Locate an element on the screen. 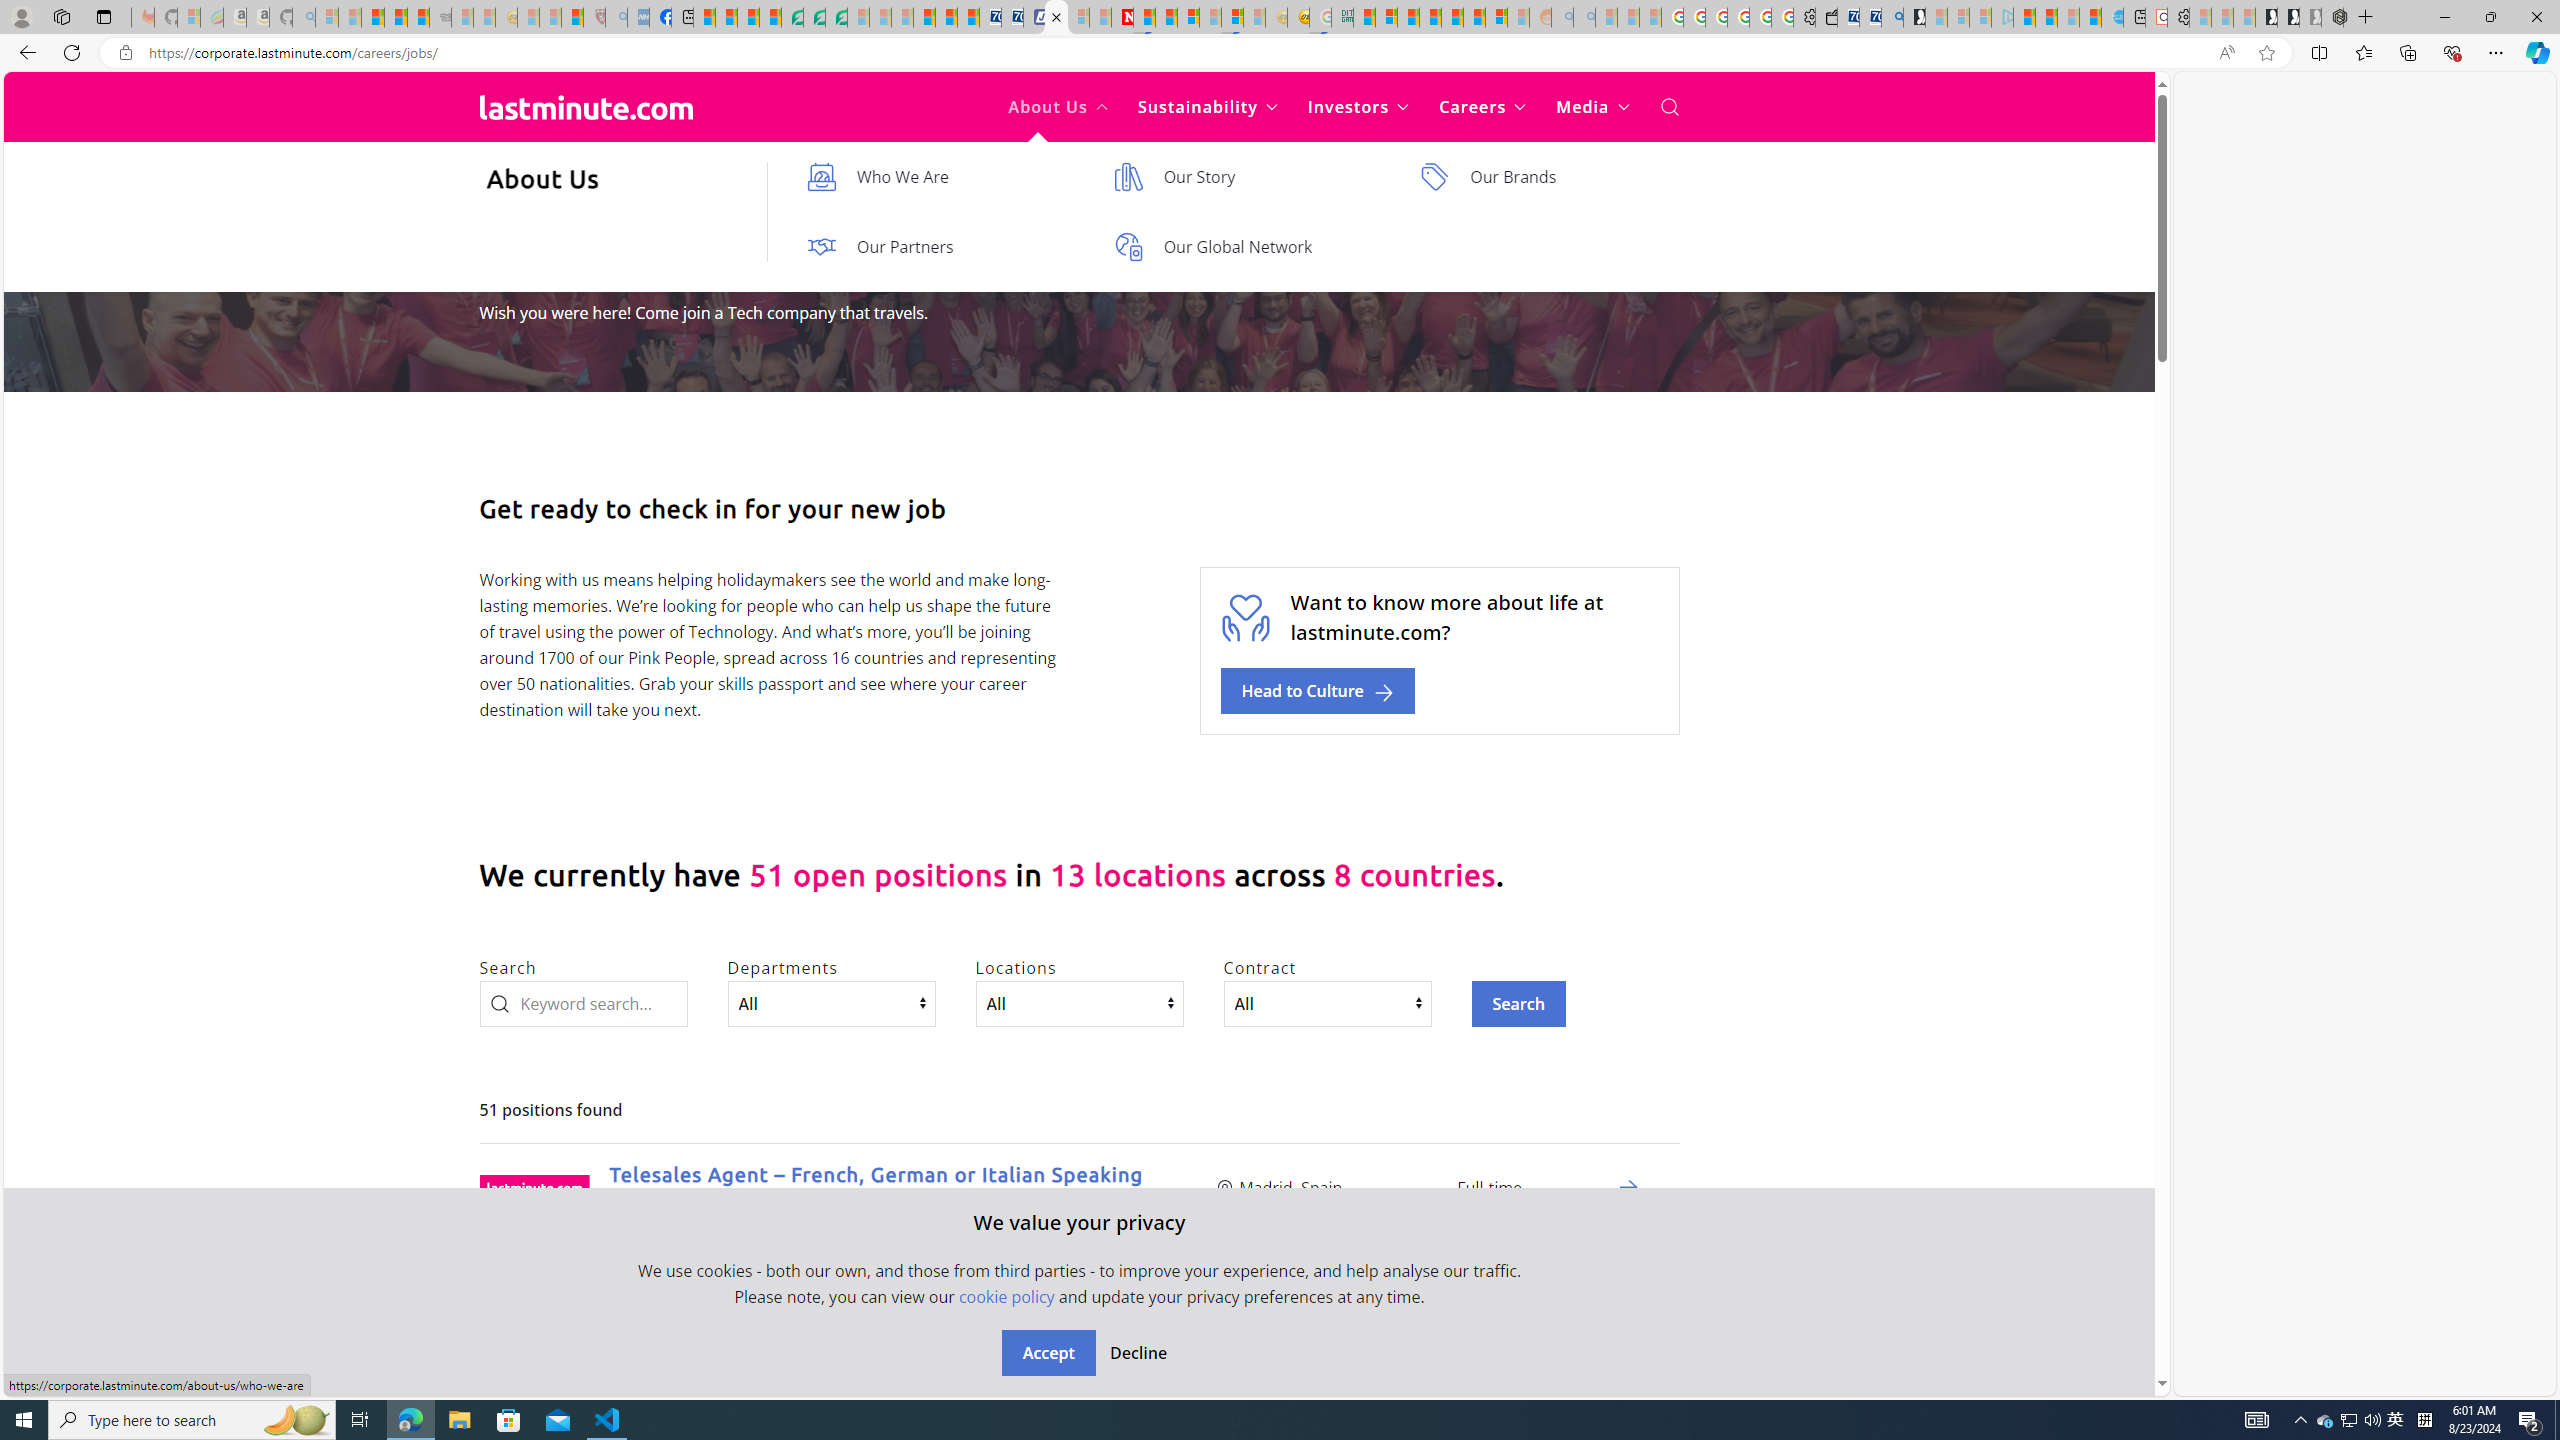  'Back to home' is located at coordinates (586, 107).